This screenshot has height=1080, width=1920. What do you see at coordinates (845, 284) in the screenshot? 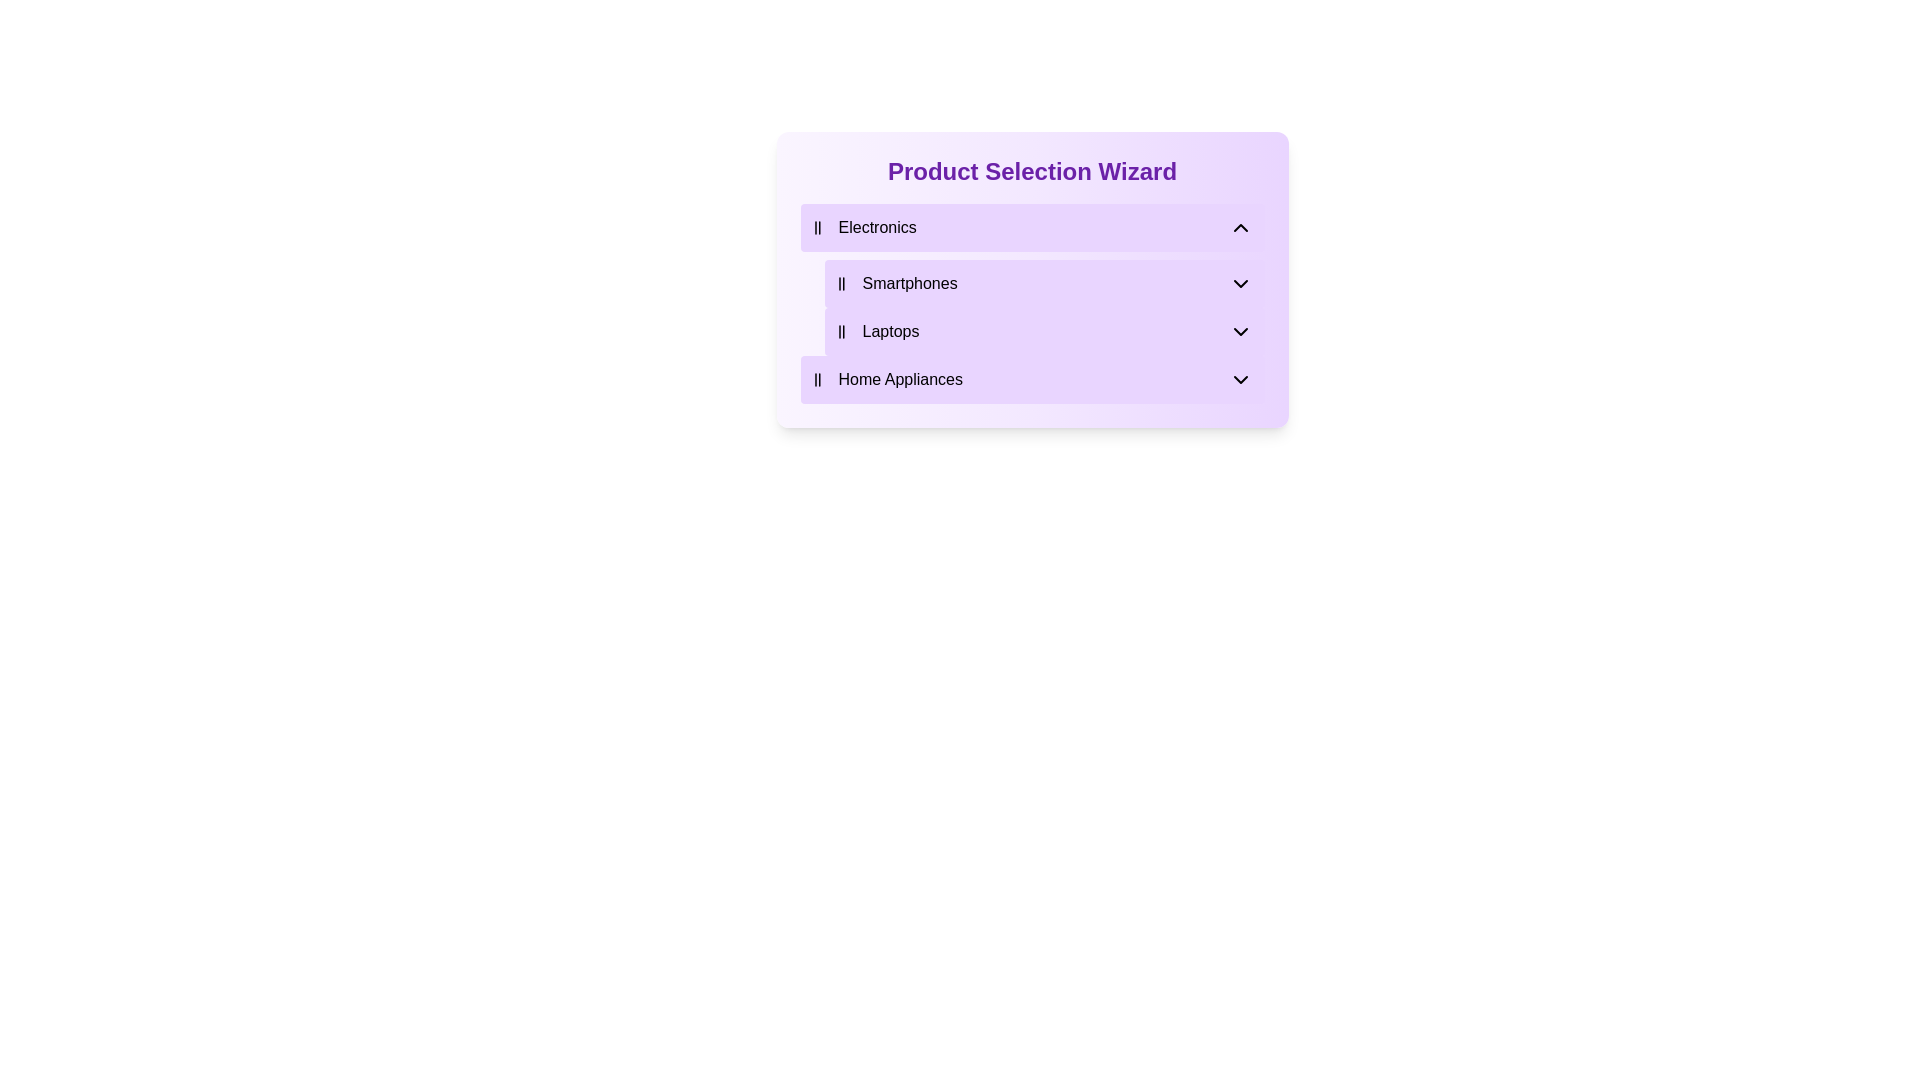
I see `the decorative icon to the left of the 'Smartphones' label in the 'Product Selection Wizard' interface` at bounding box center [845, 284].